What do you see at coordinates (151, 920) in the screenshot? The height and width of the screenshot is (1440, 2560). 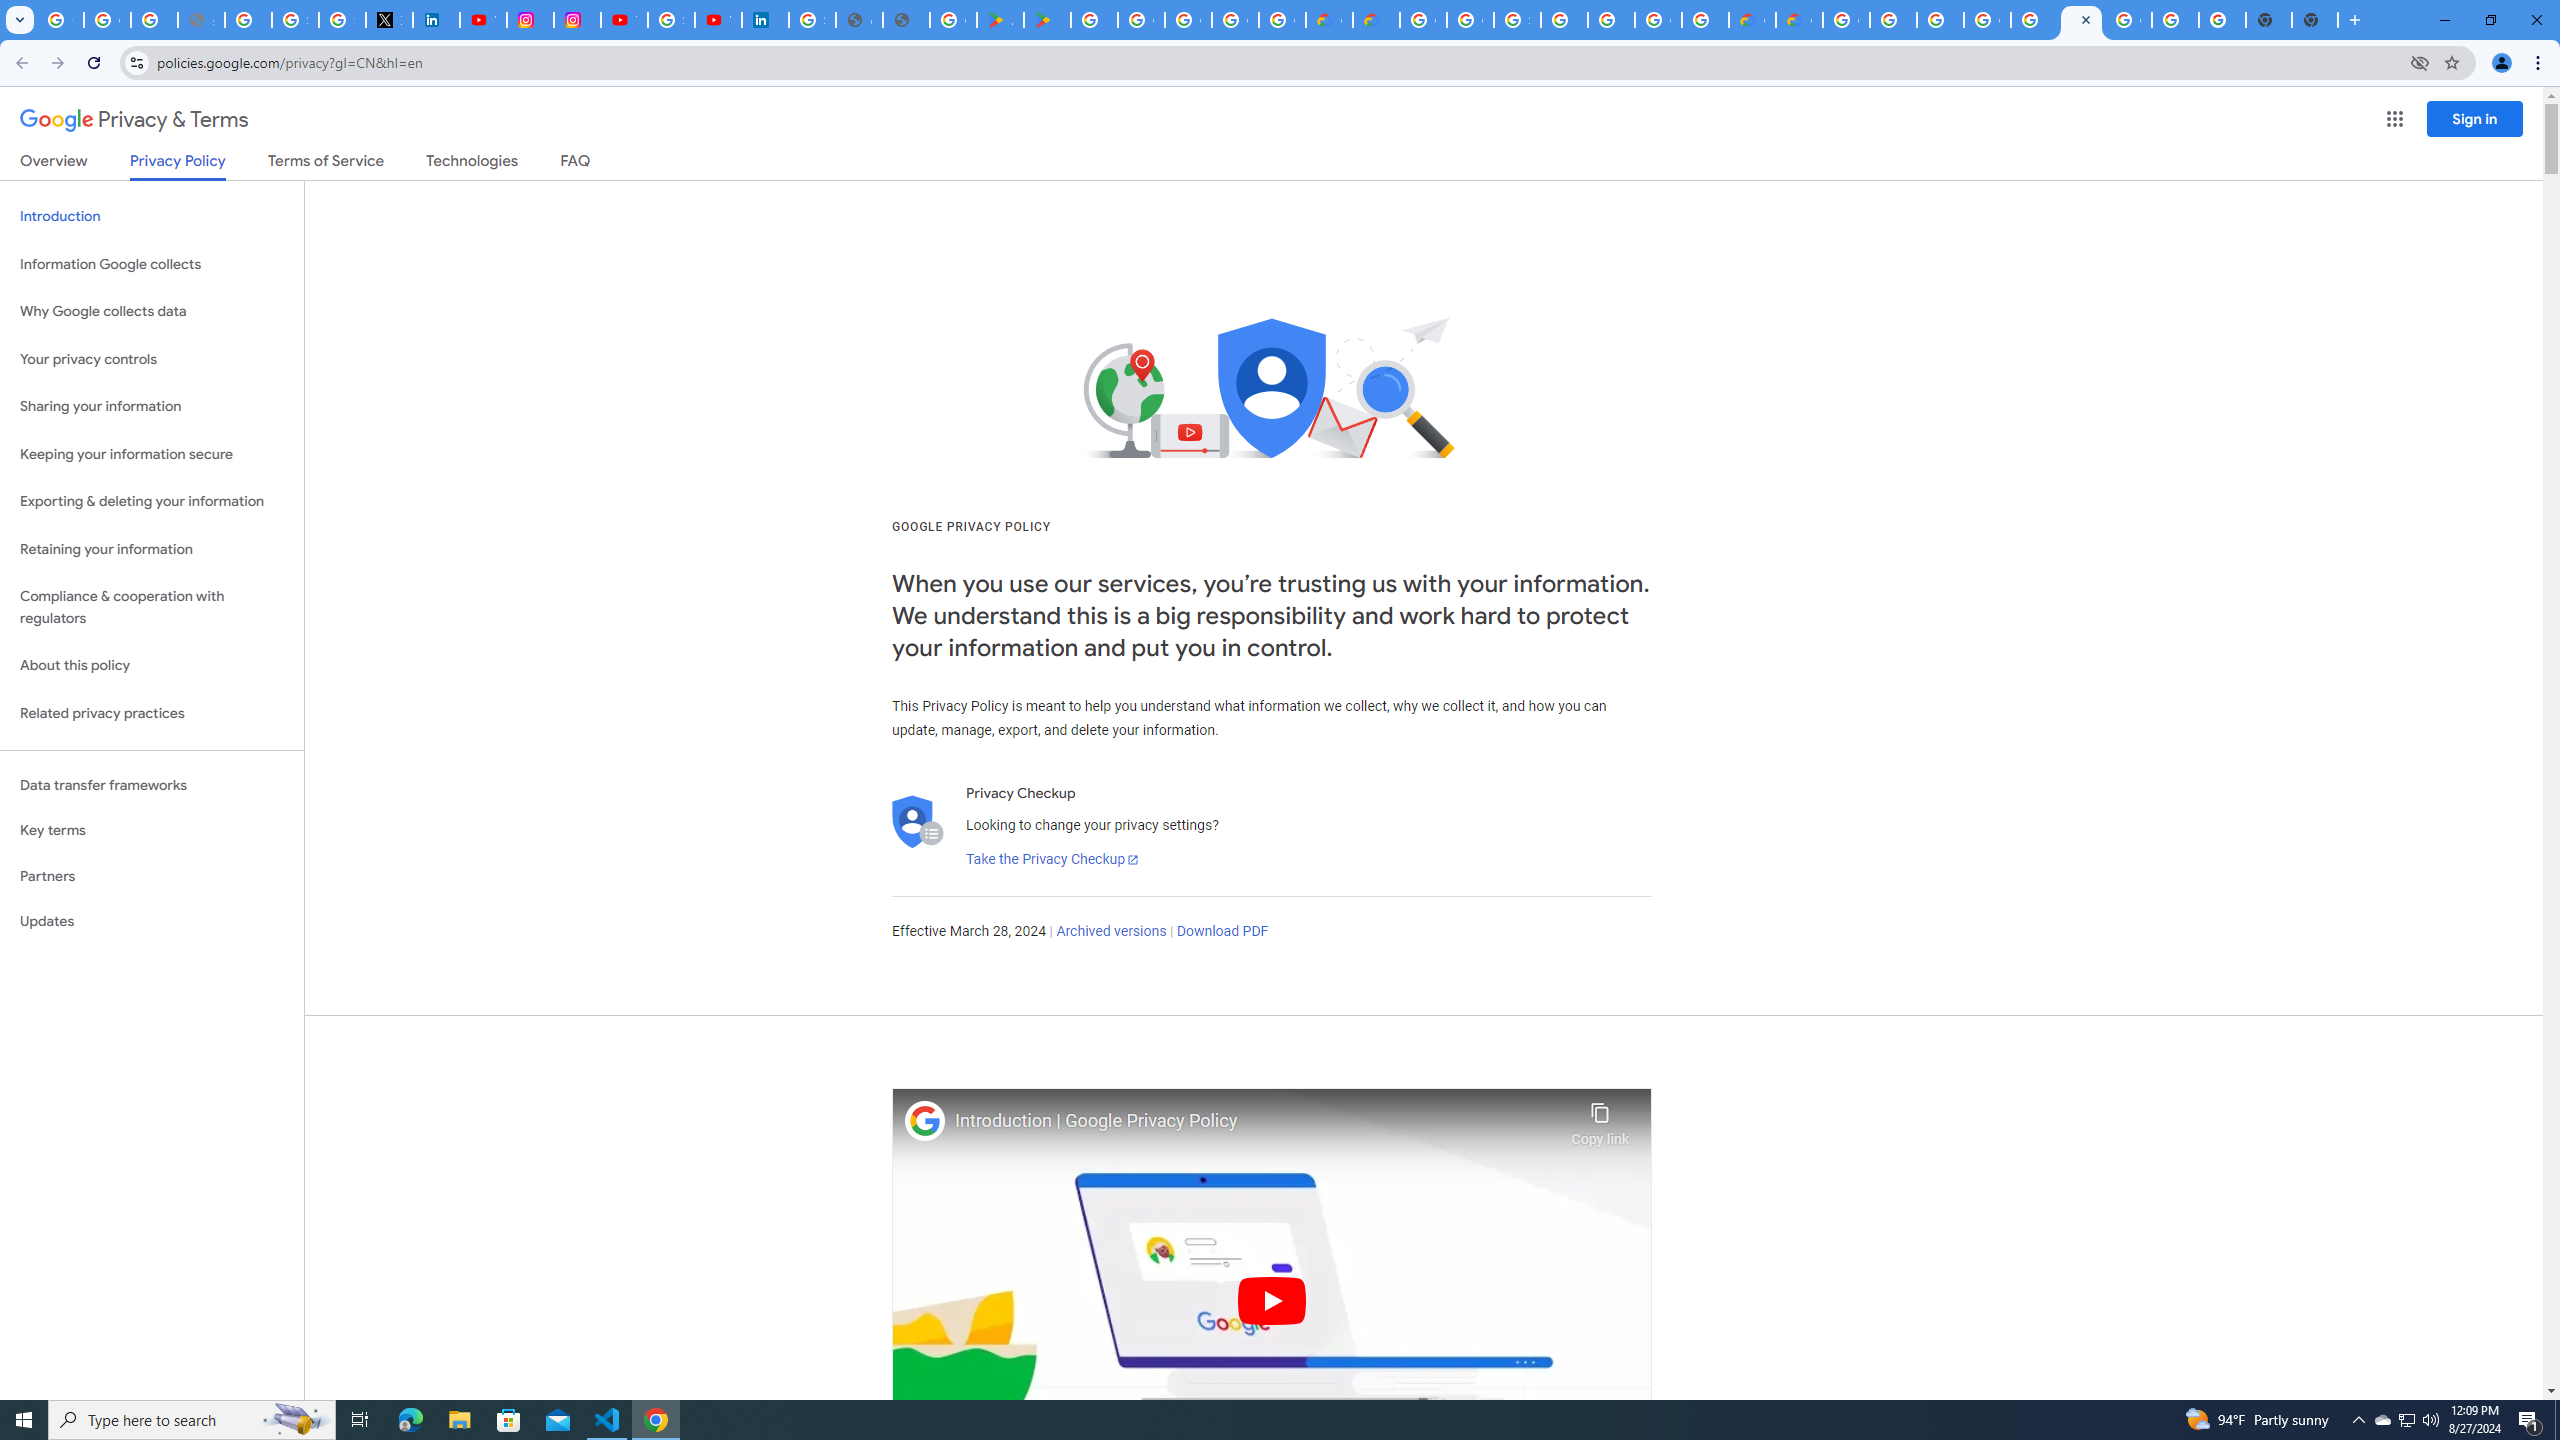 I see `'Updates'` at bounding box center [151, 920].